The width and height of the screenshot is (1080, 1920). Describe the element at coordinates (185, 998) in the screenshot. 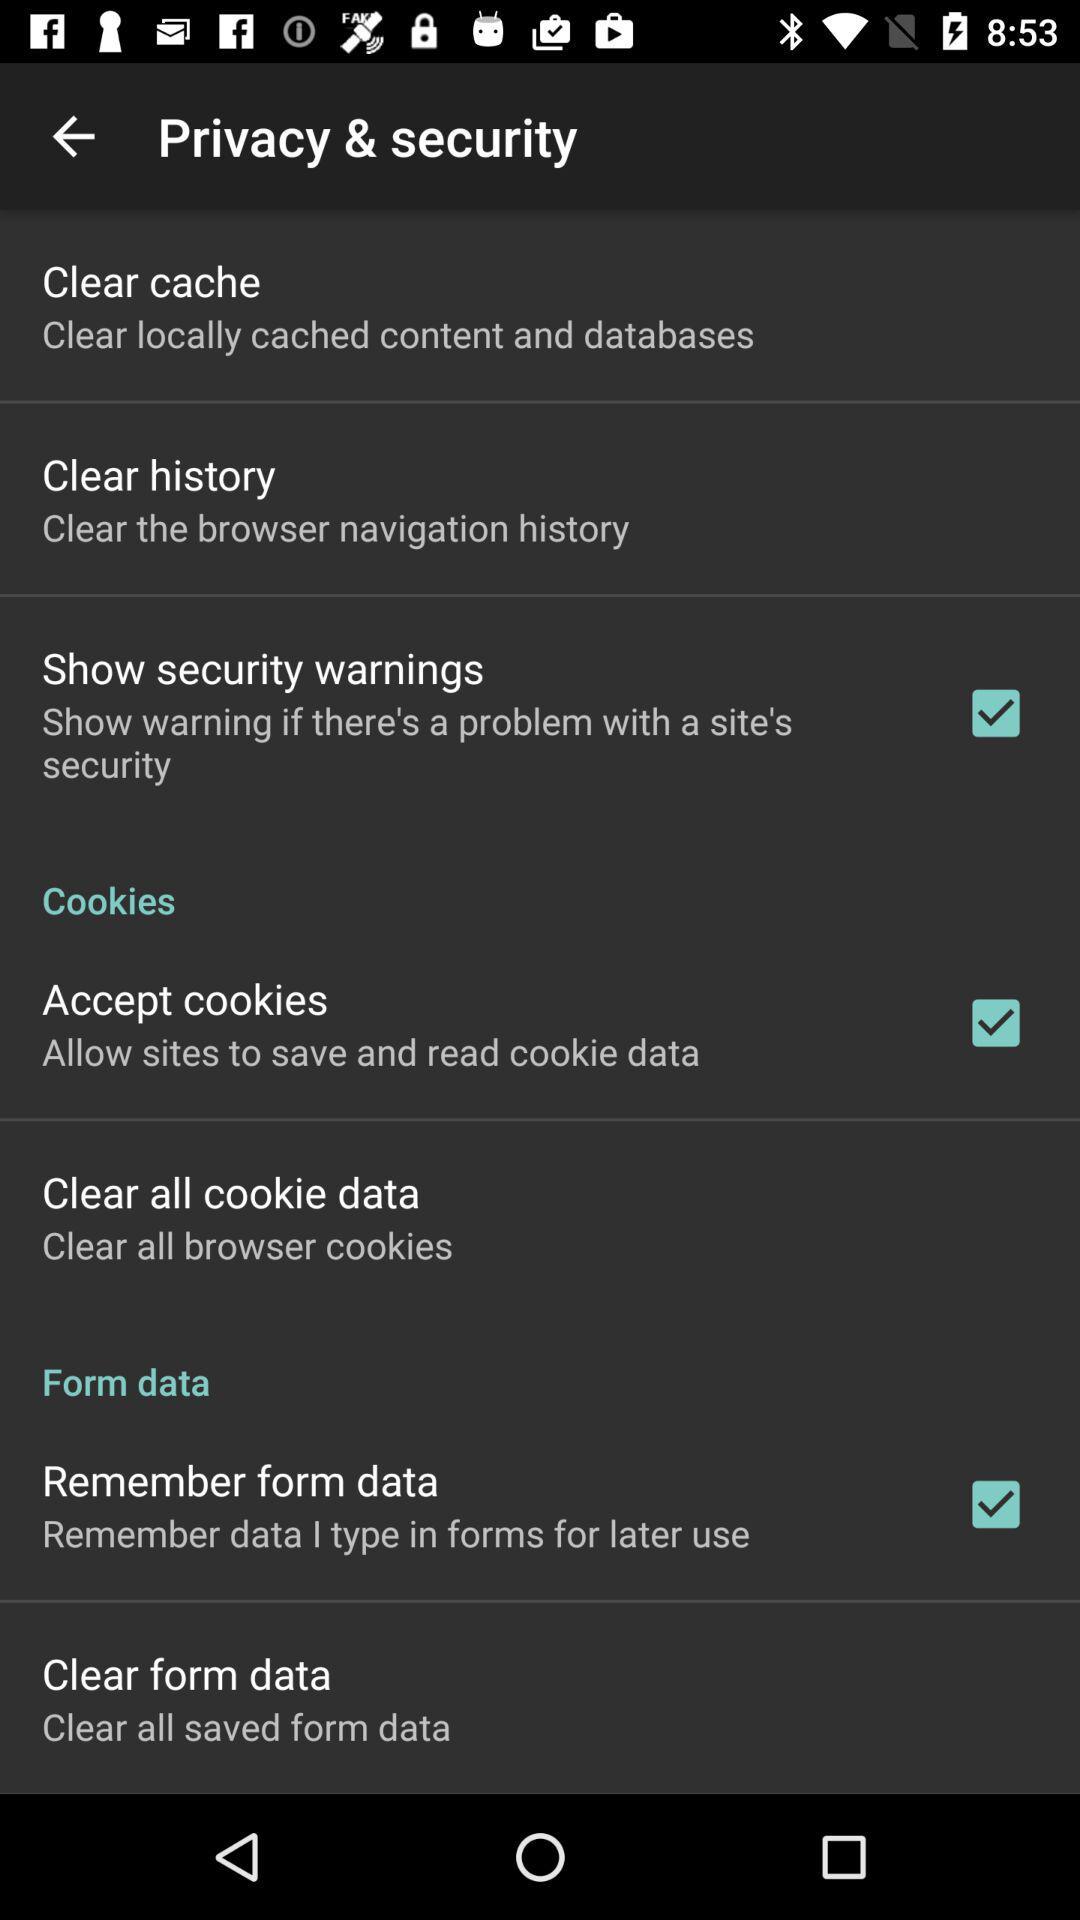

I see `accept cookies icon` at that location.